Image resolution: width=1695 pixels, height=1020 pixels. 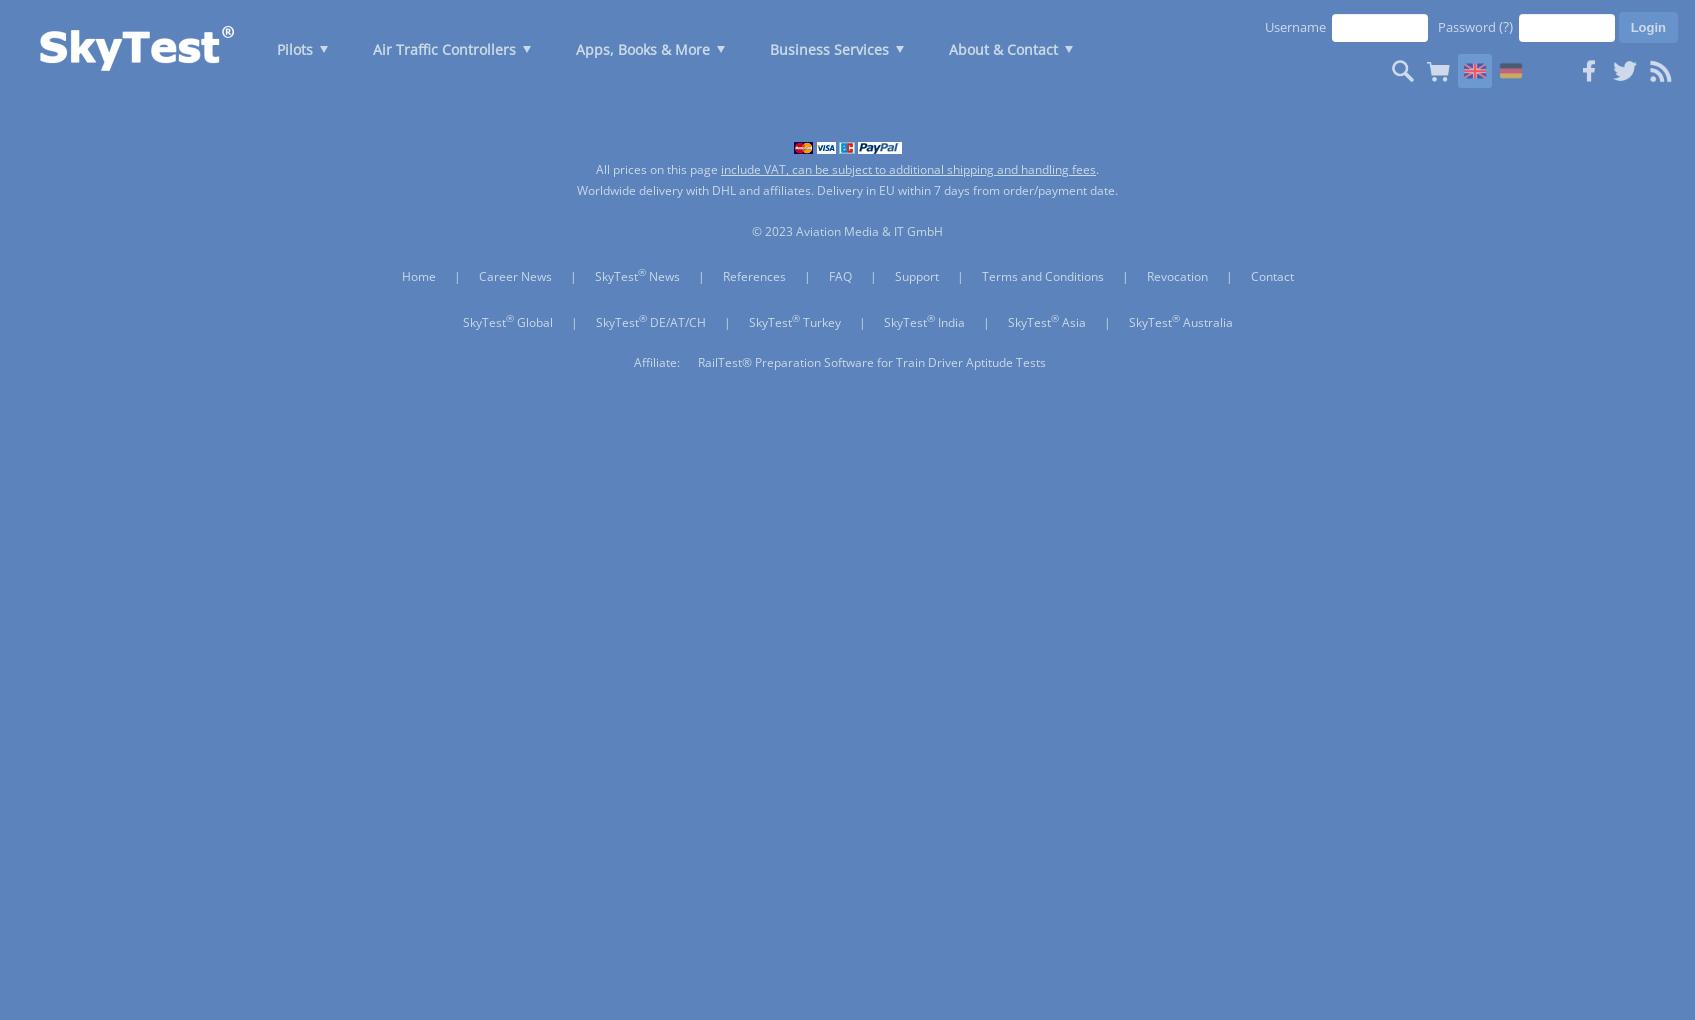 I want to click on 'News', so click(x=662, y=275).